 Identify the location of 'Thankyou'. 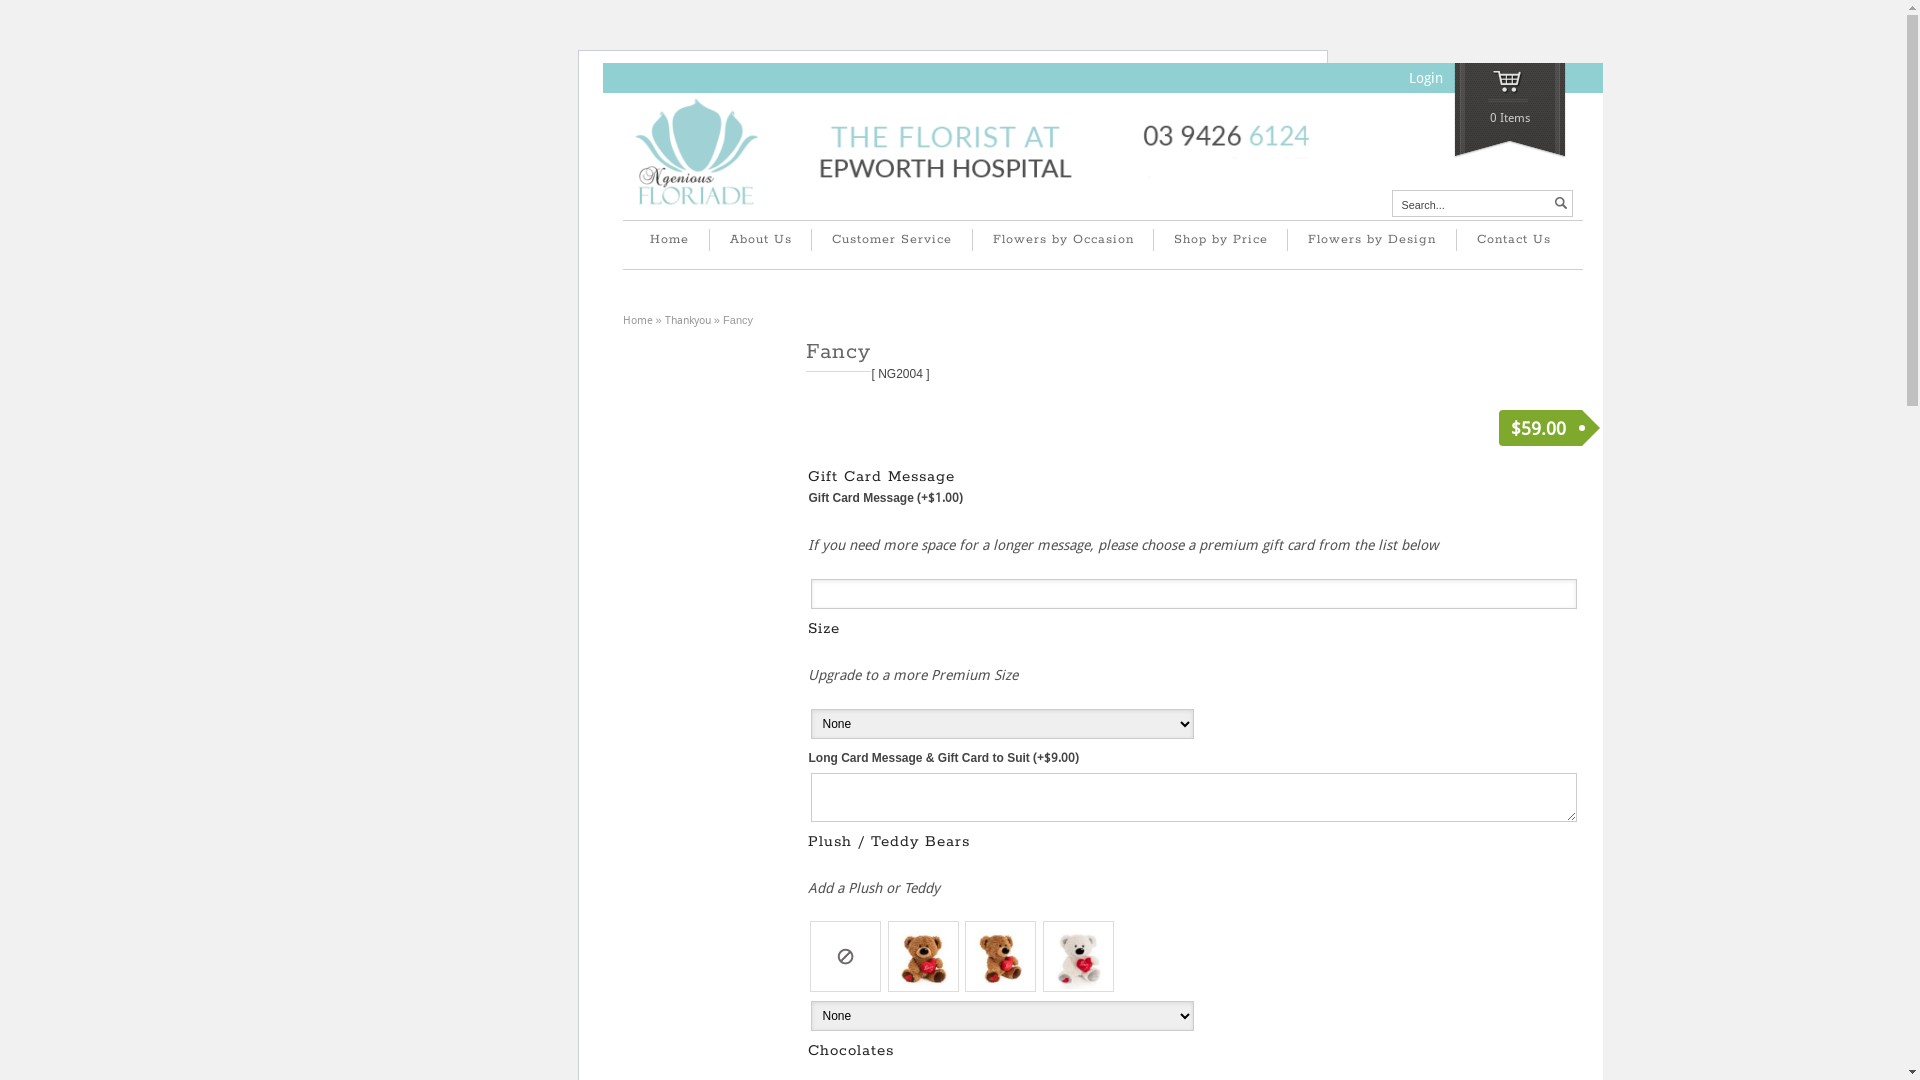
(665, 319).